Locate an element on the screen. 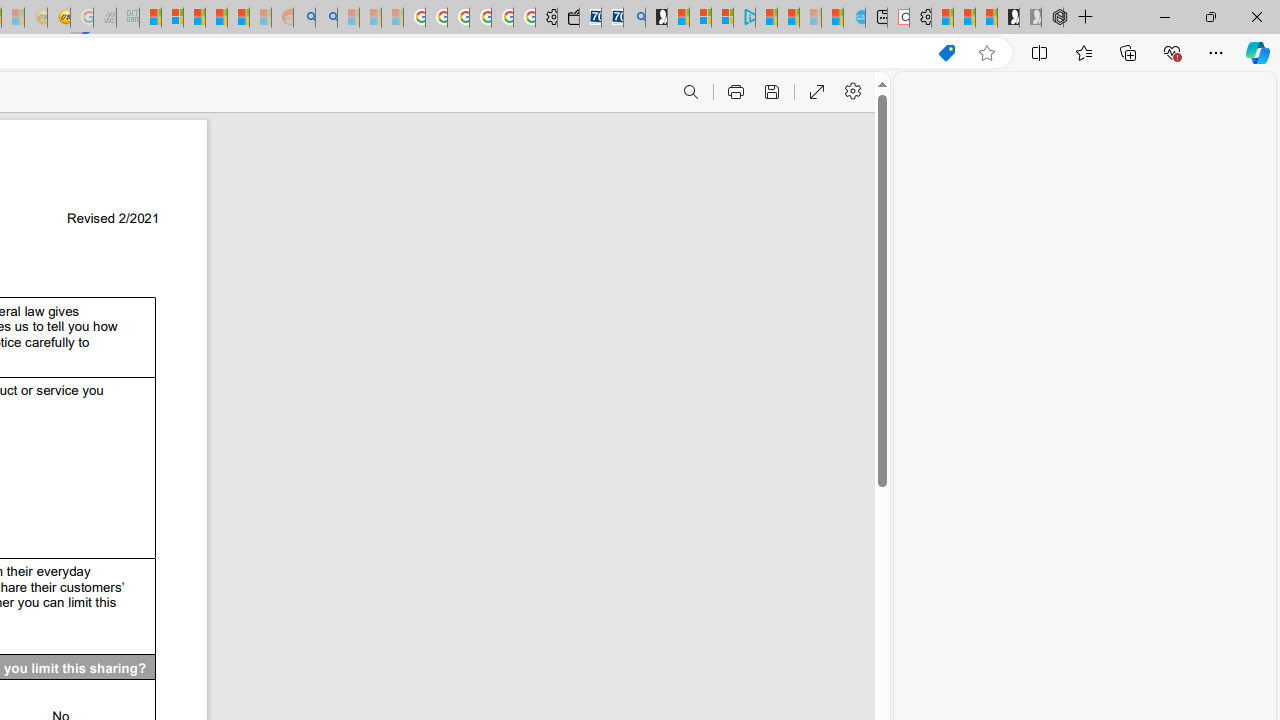 The image size is (1280, 720). 'Find (Ctrl + F)' is located at coordinates (690, 92).